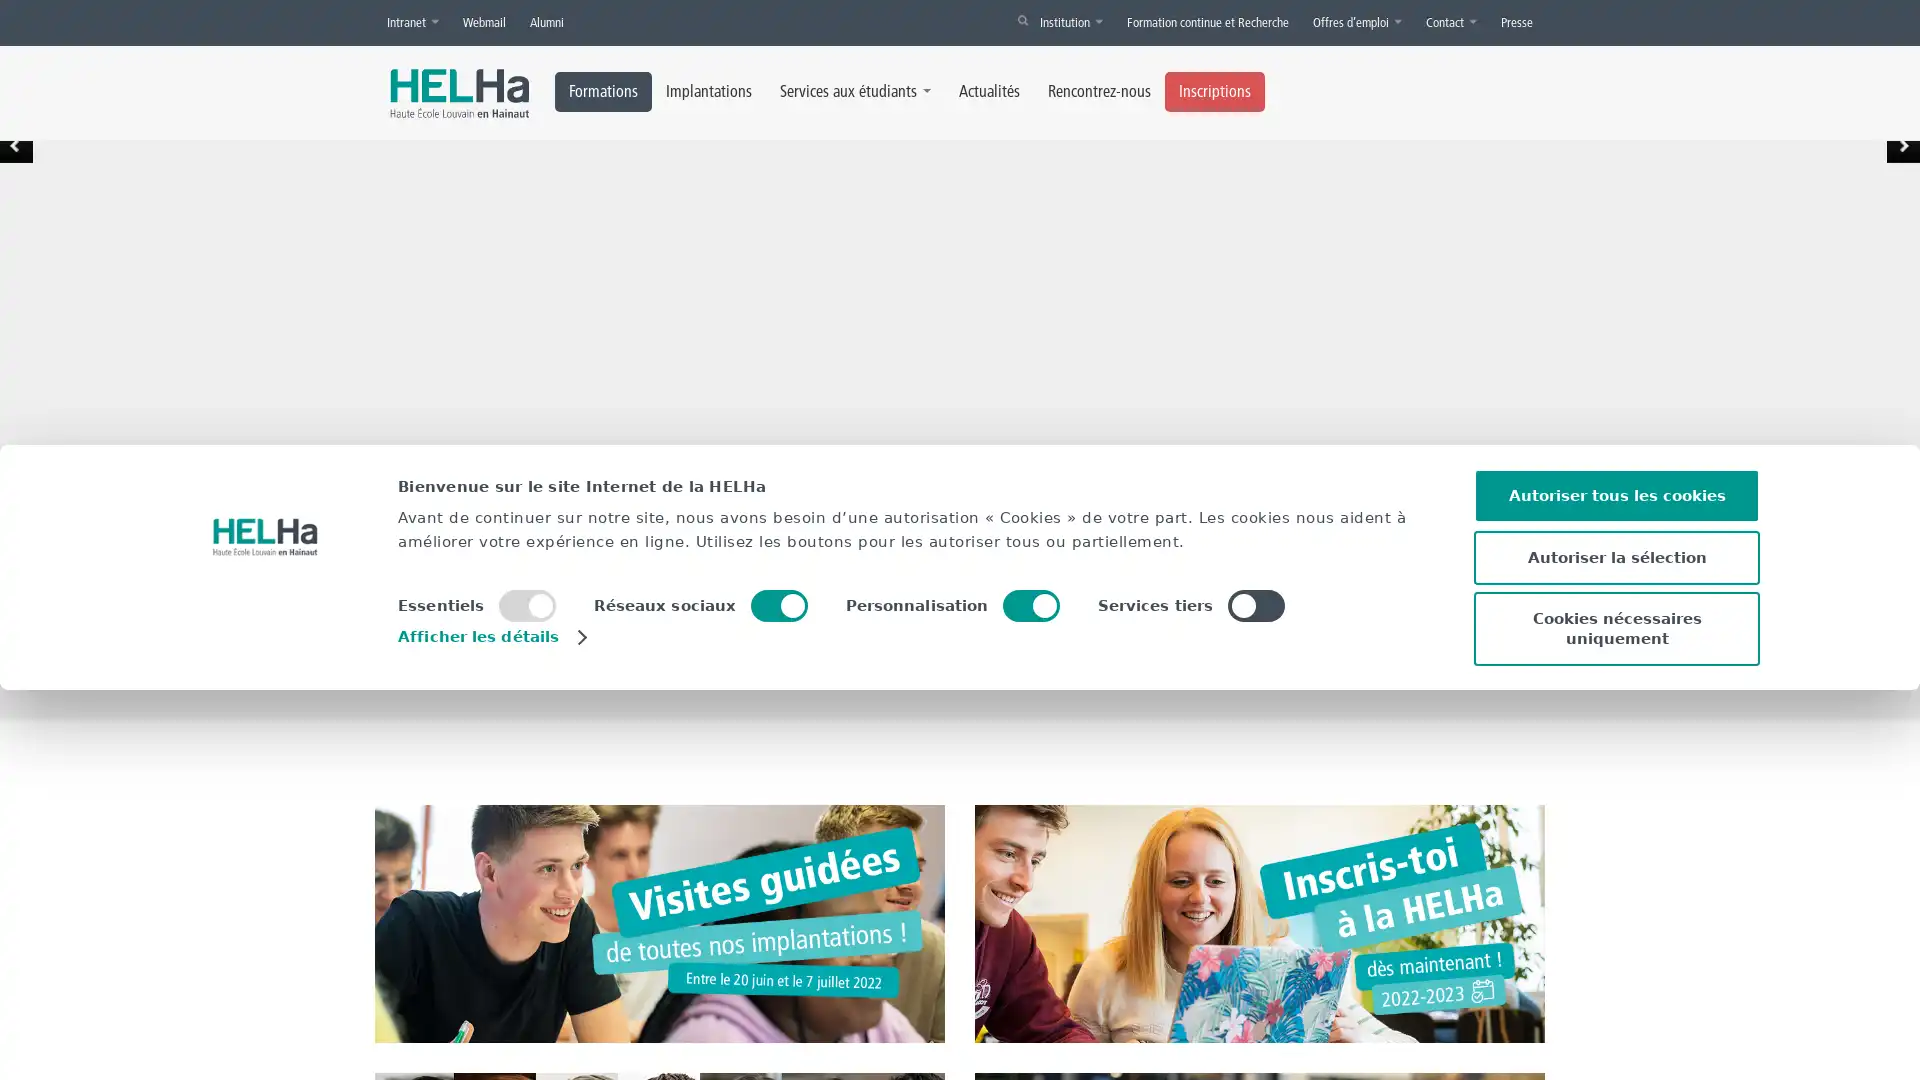 The width and height of the screenshot is (1920, 1080). I want to click on Cookies necessaires uniquement, so click(1617, 1018).